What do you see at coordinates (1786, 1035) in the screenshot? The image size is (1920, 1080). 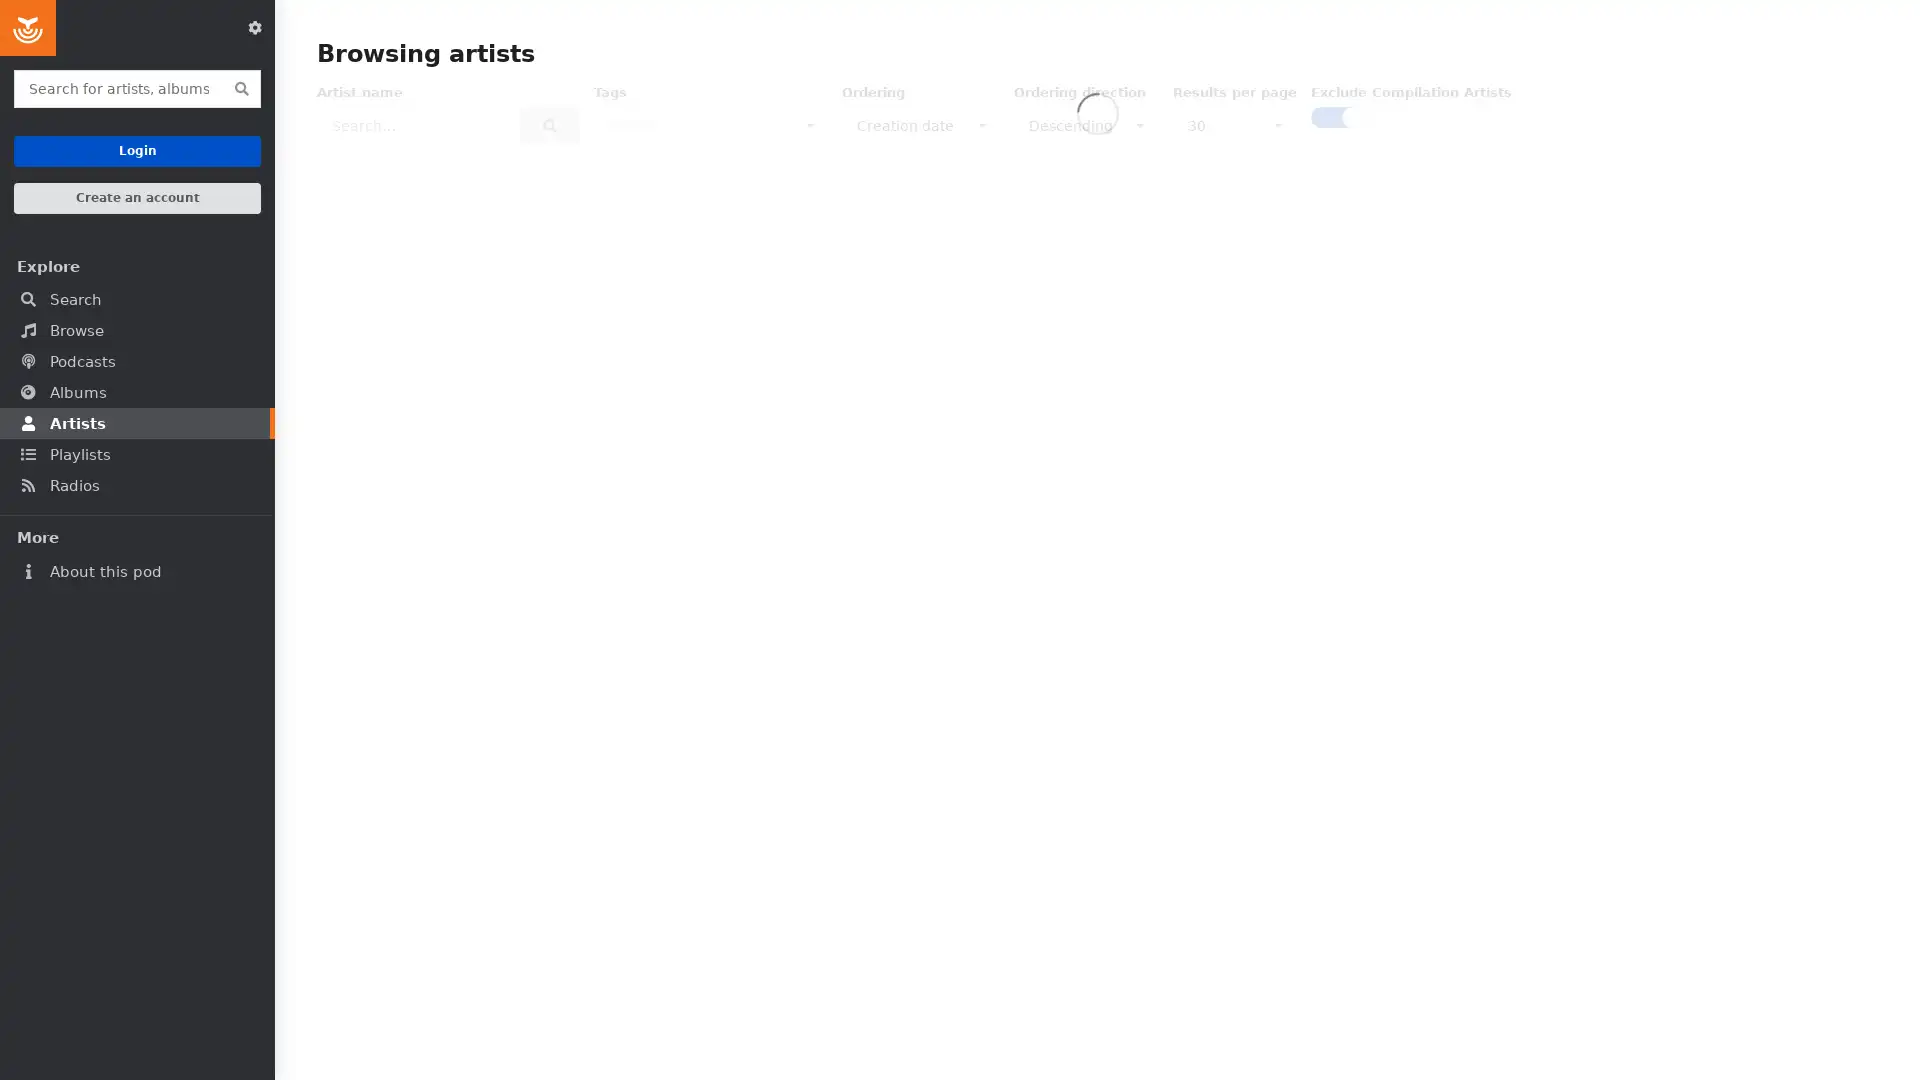 I see `Play artist` at bounding box center [1786, 1035].